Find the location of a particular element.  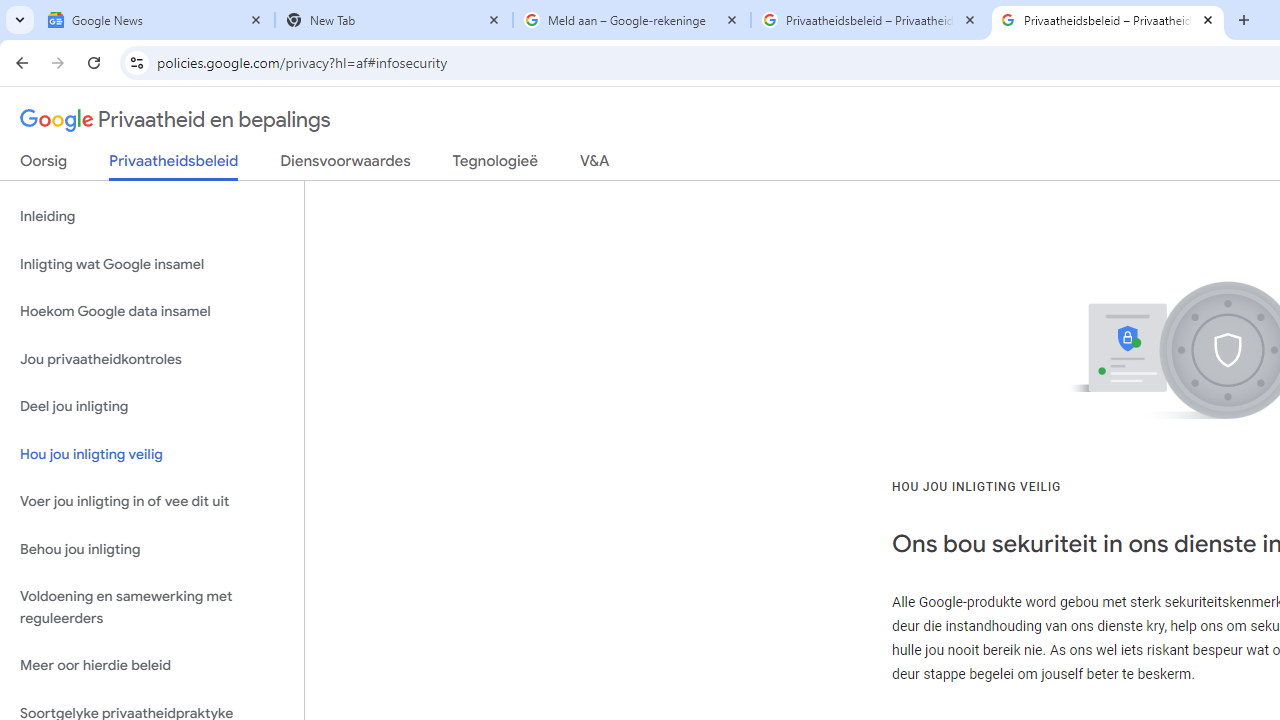

'Oorsig' is located at coordinates (44, 164).